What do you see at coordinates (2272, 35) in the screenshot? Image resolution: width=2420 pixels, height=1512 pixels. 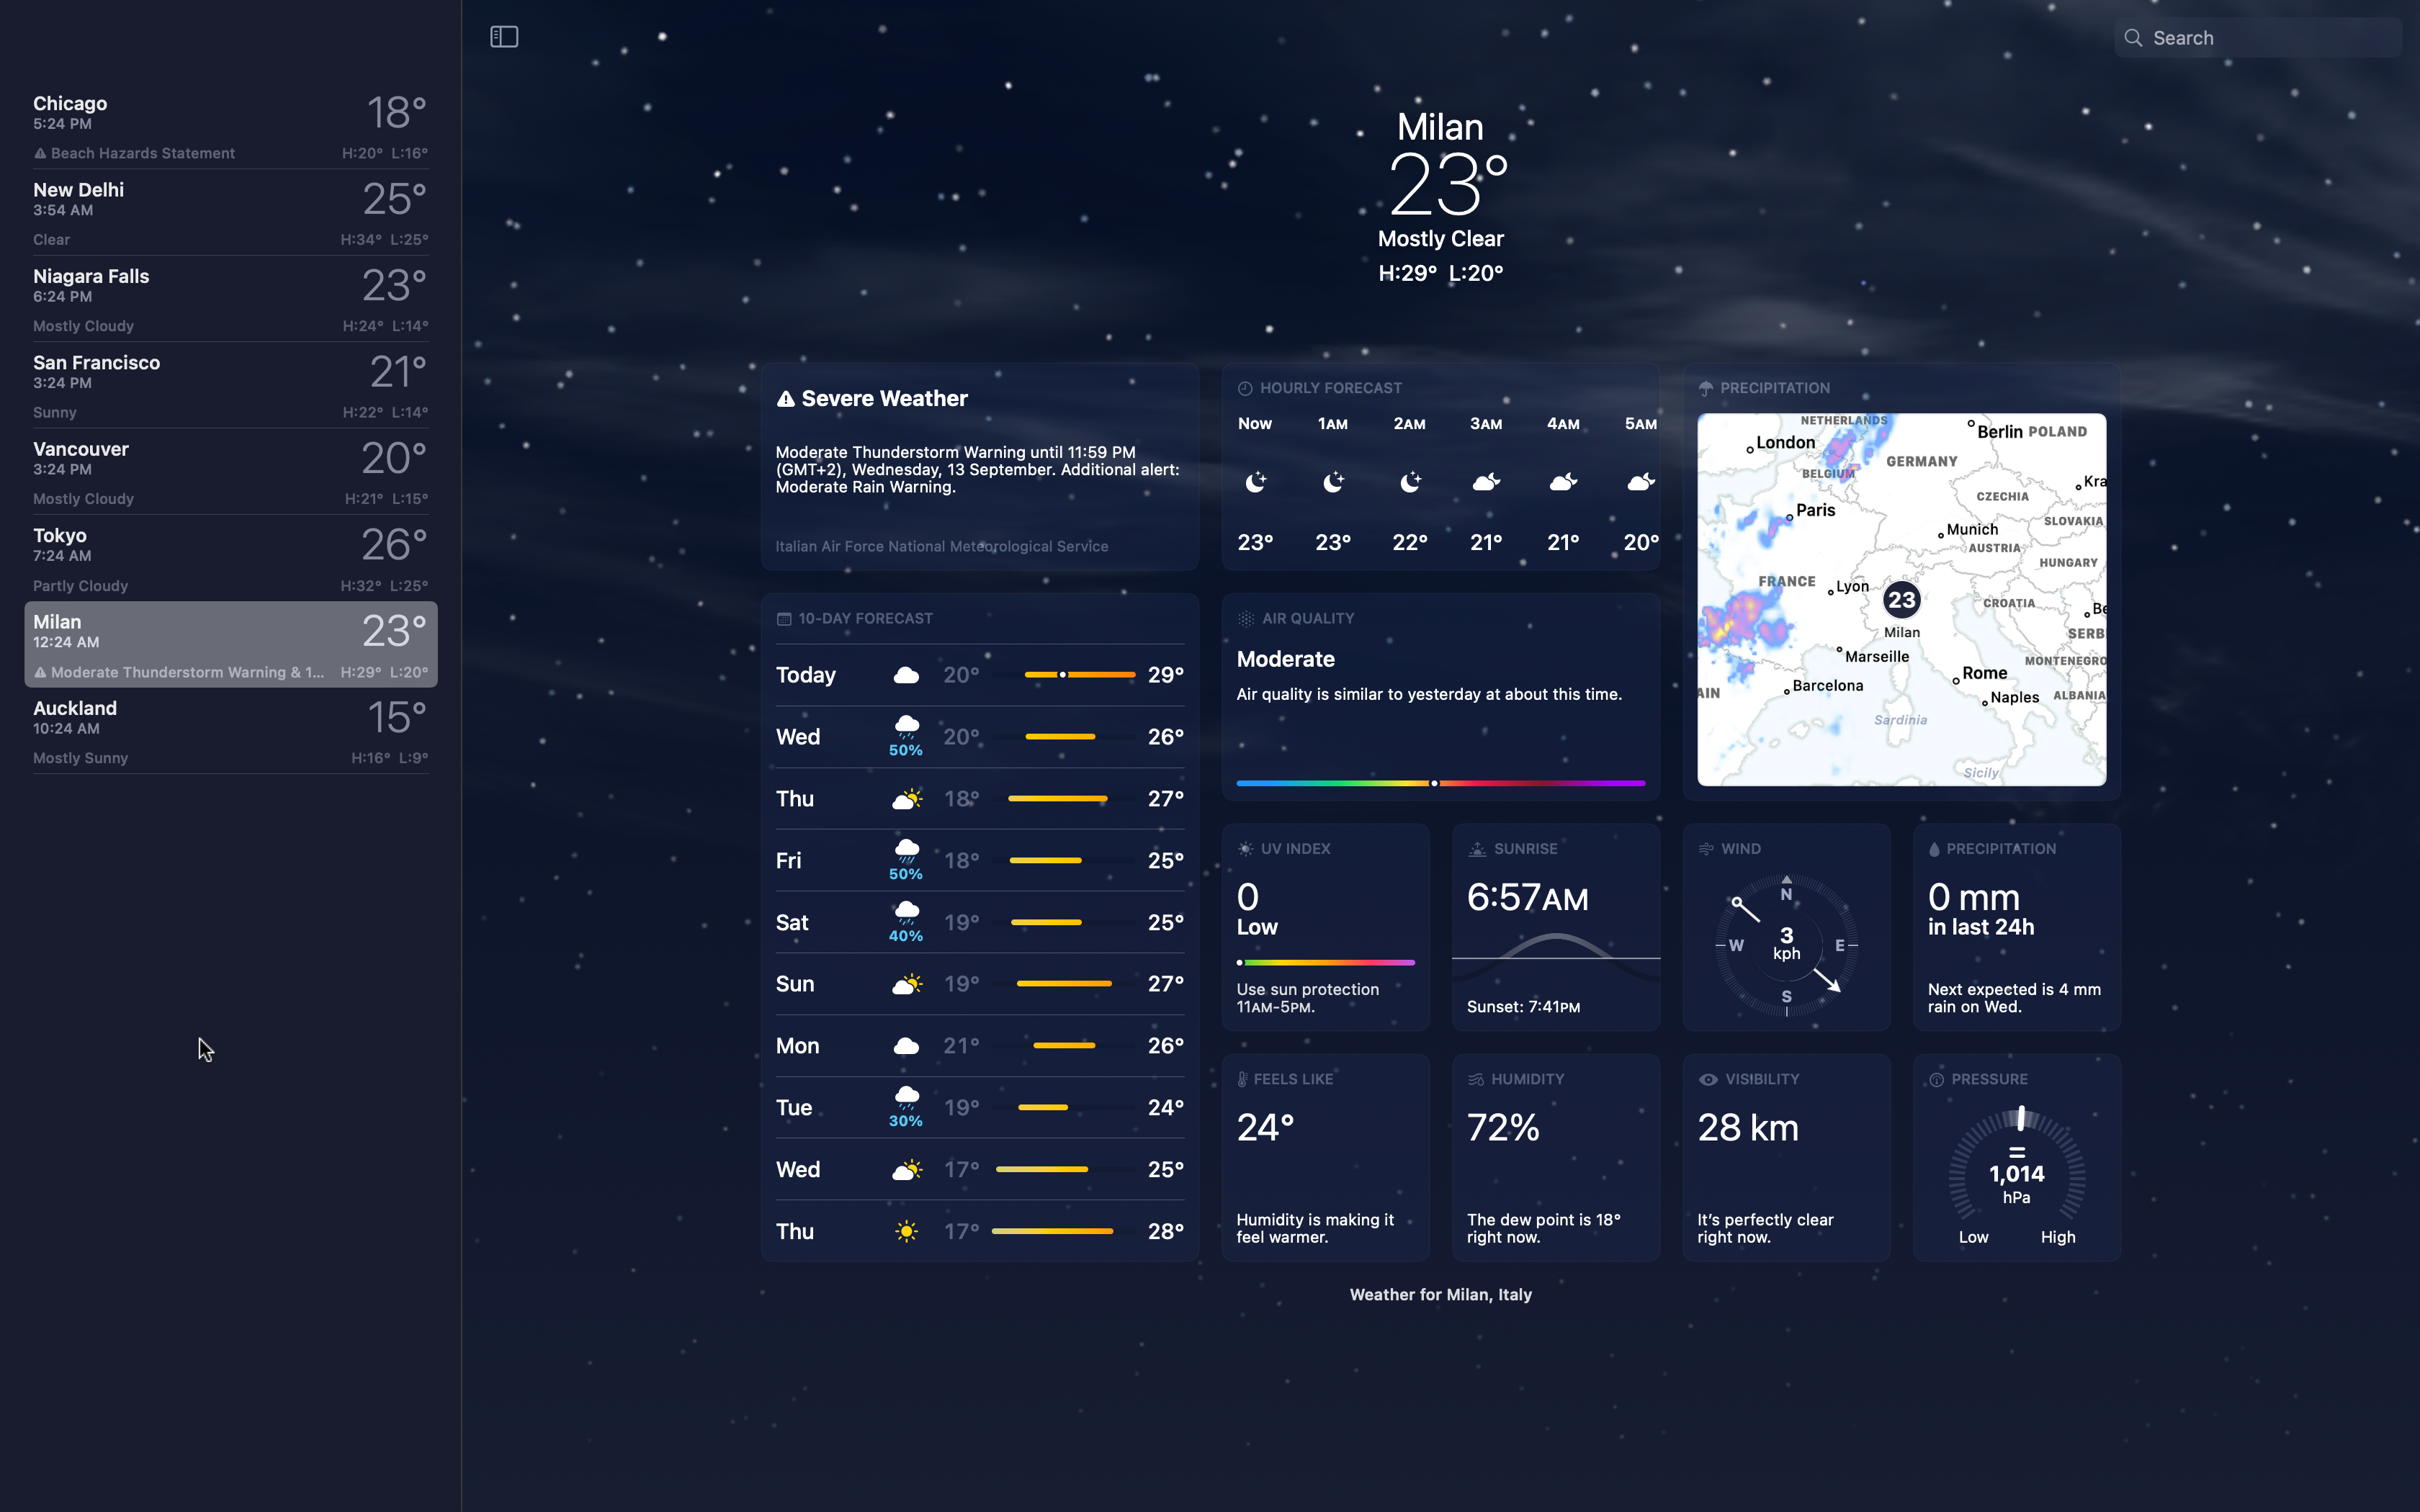 I see `Search for the temperature in "Paris France` at bounding box center [2272, 35].